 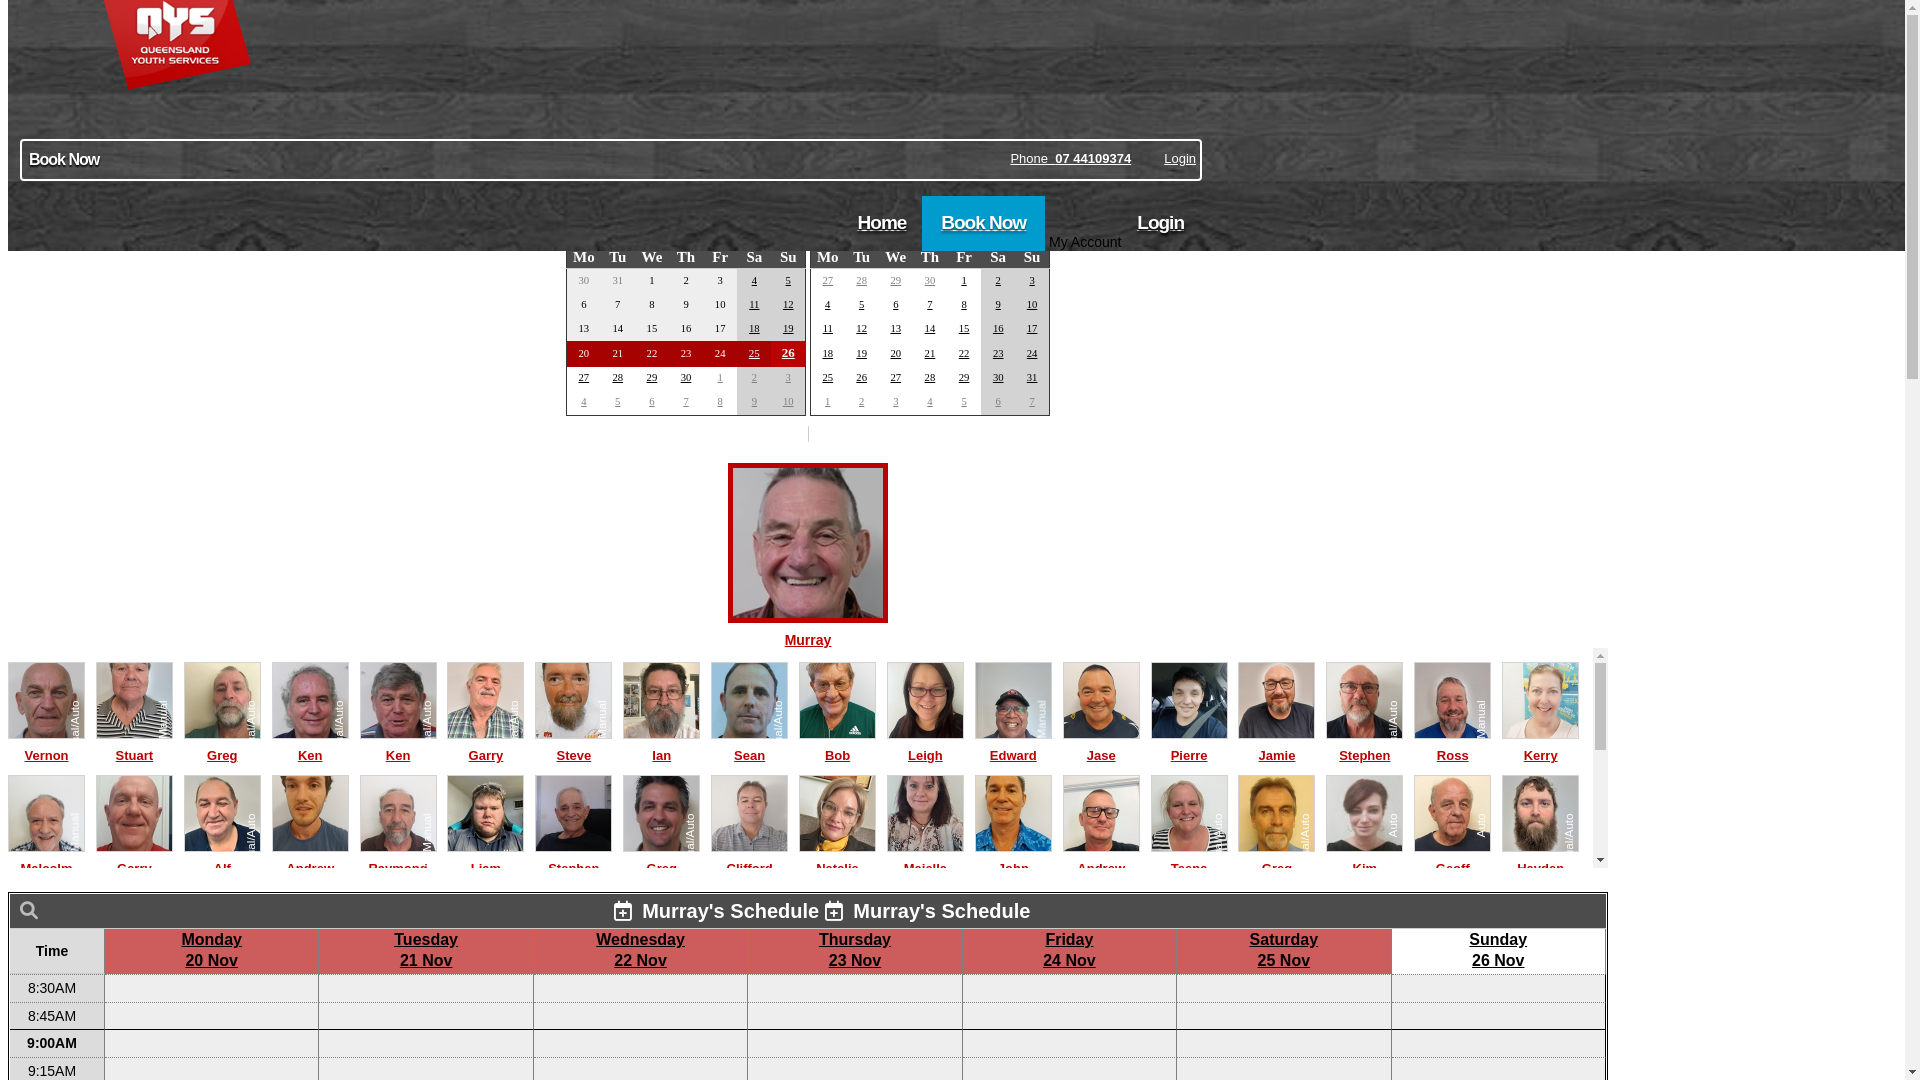 I want to click on '7', so click(x=685, y=401).